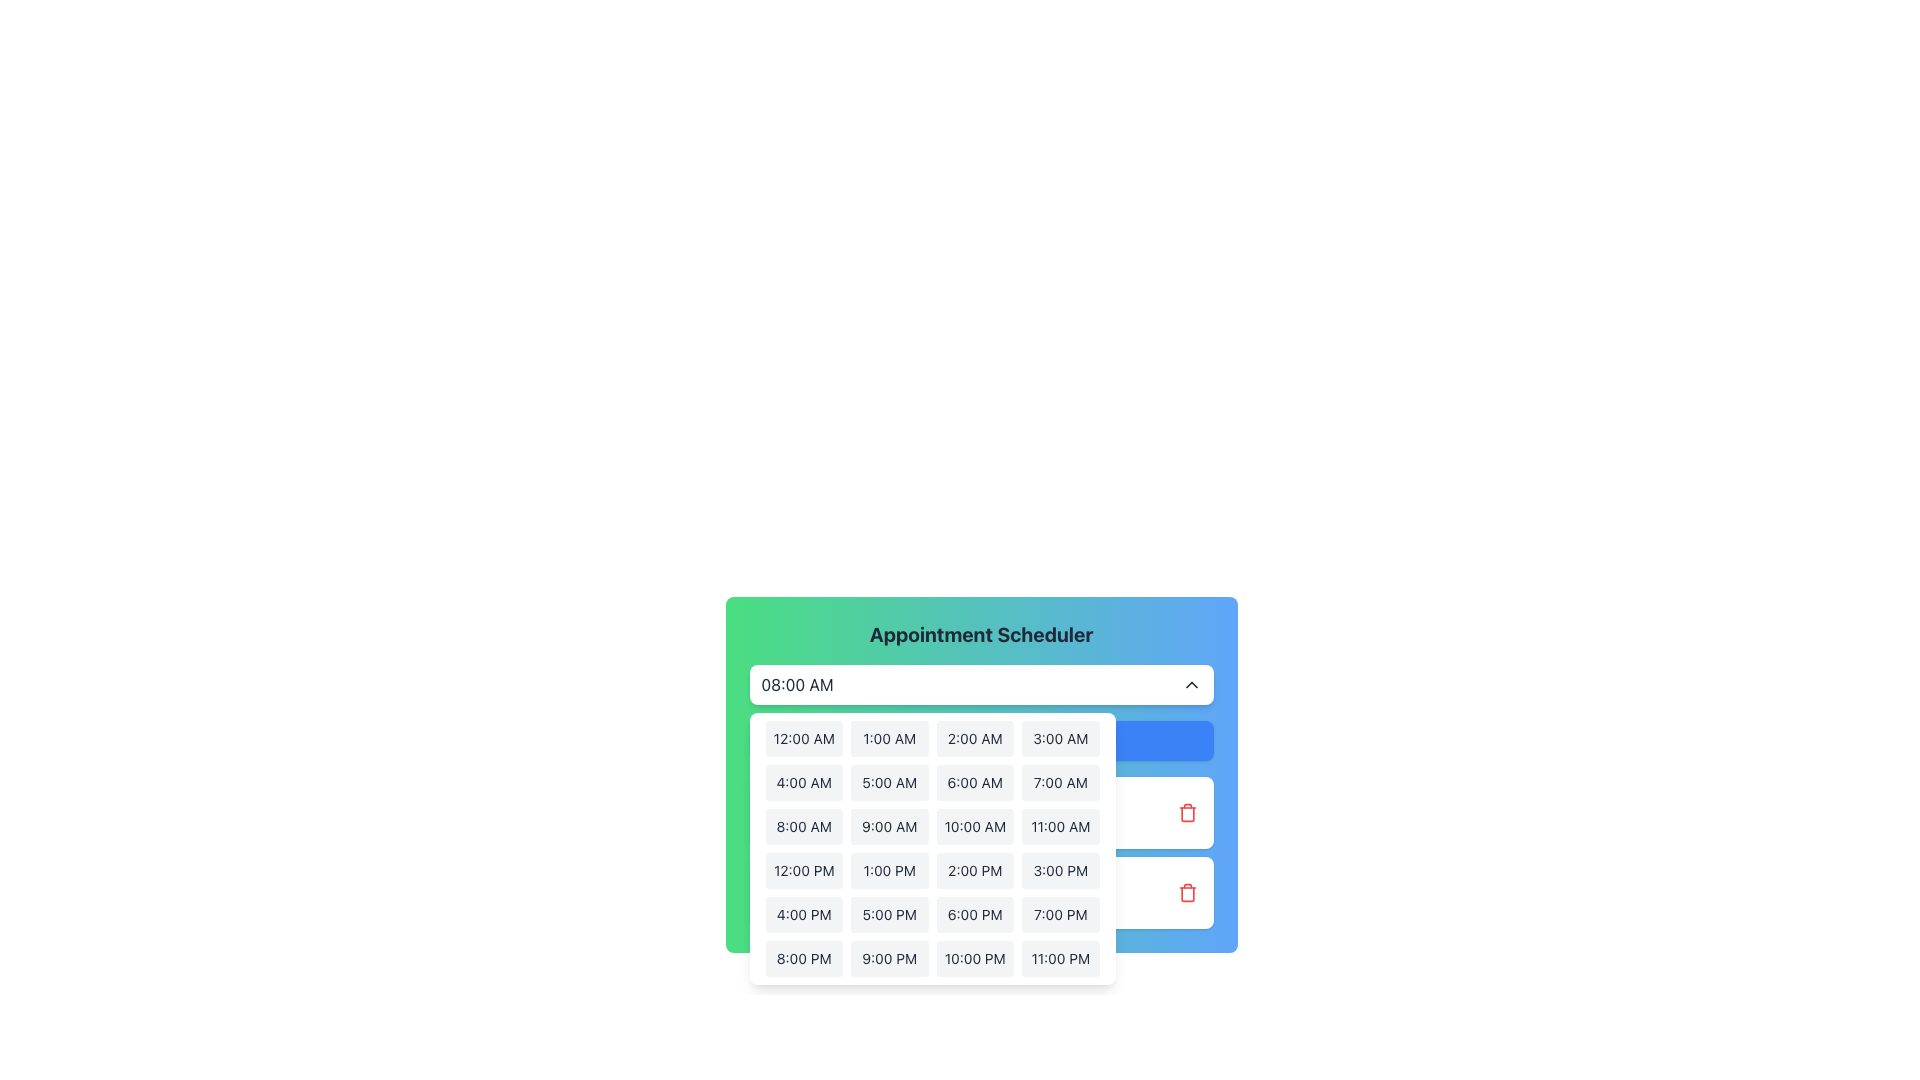 The height and width of the screenshot is (1080, 1920). Describe the element at coordinates (981, 763) in the screenshot. I see `the Time selection option displaying '2:00 AM', which is the third item in the first row of the time options grid` at that location.